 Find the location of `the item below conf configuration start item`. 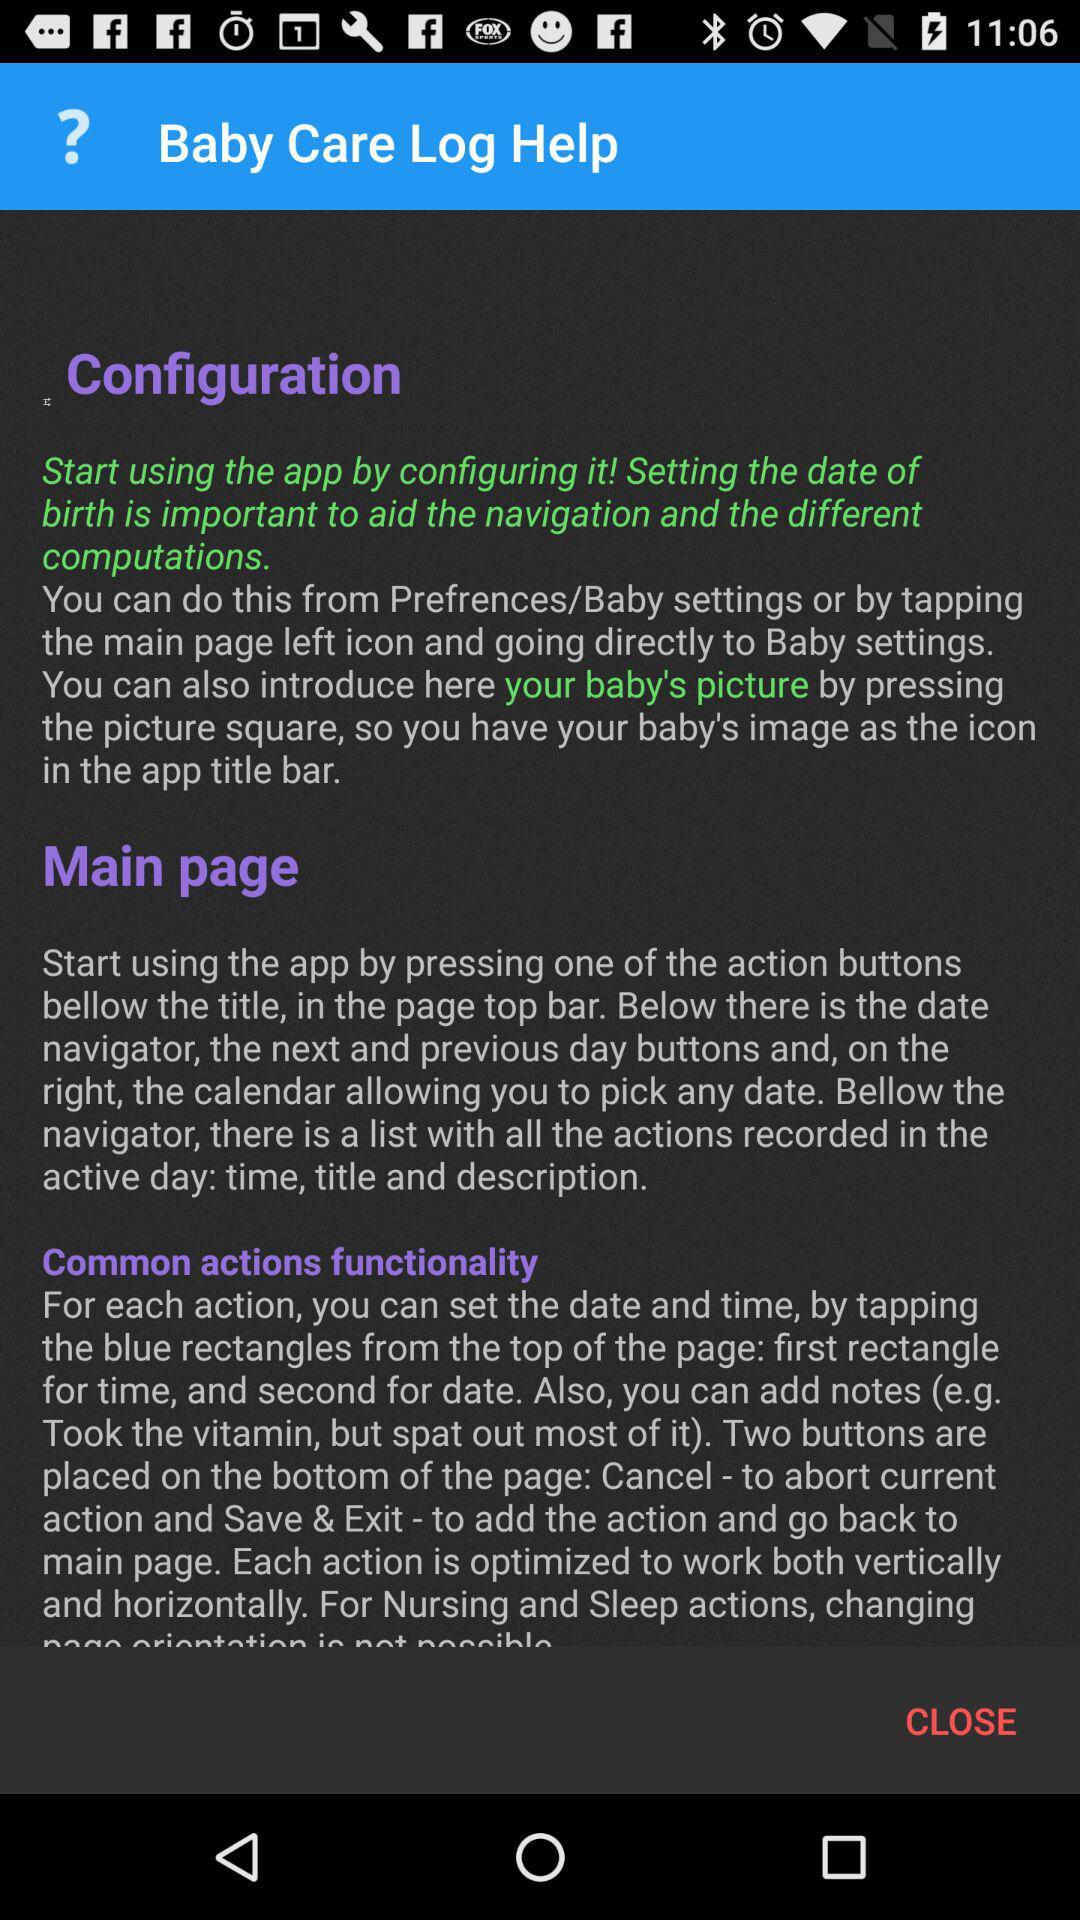

the item below conf configuration start item is located at coordinates (960, 1719).